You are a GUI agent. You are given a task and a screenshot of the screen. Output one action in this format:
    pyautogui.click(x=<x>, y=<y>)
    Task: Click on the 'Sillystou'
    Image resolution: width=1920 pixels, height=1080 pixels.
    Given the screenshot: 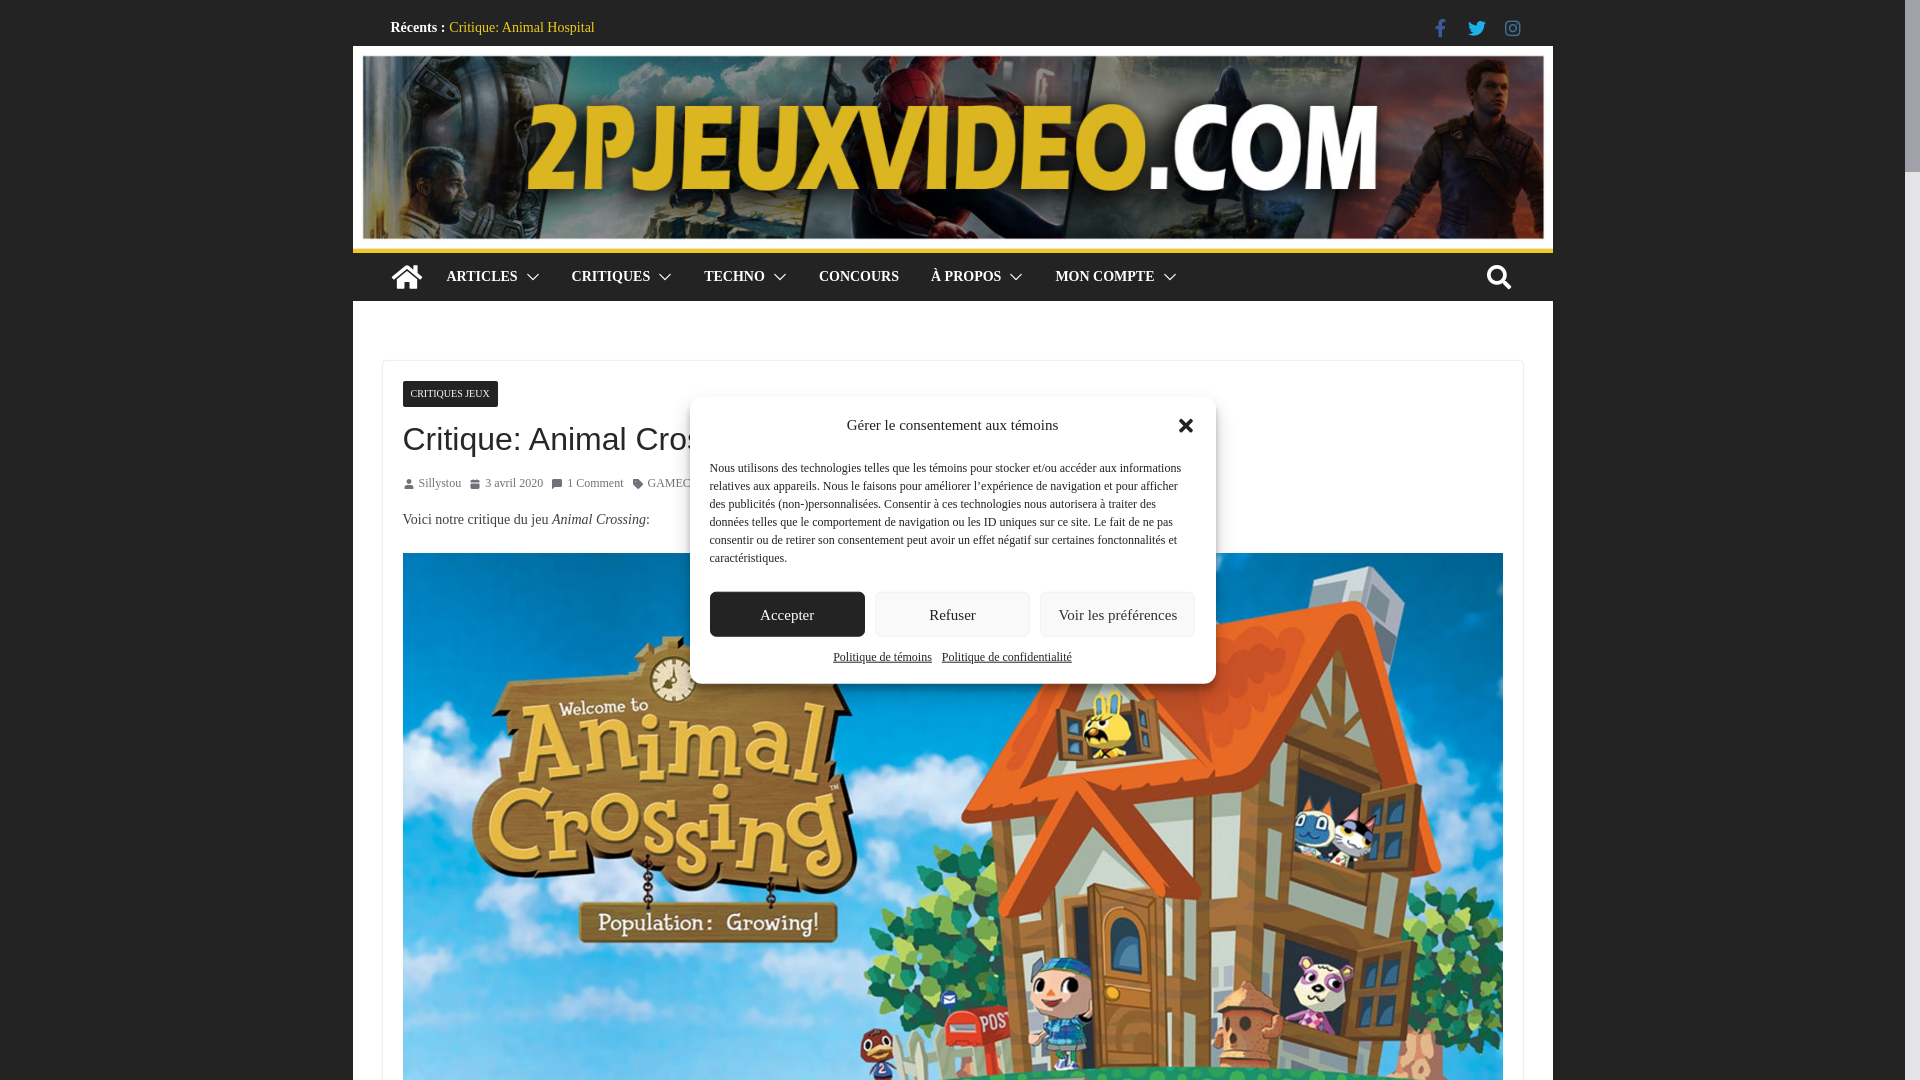 What is the action you would take?
    pyautogui.click(x=438, y=483)
    